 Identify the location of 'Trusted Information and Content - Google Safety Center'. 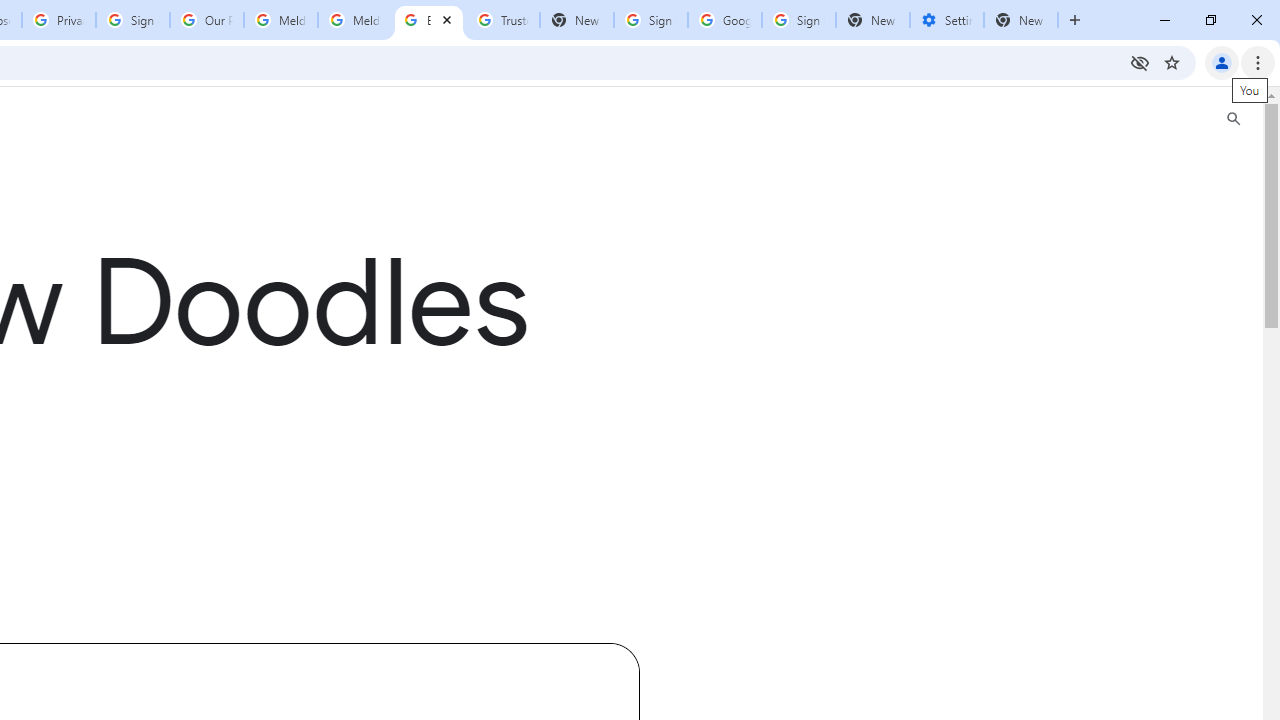
(503, 20).